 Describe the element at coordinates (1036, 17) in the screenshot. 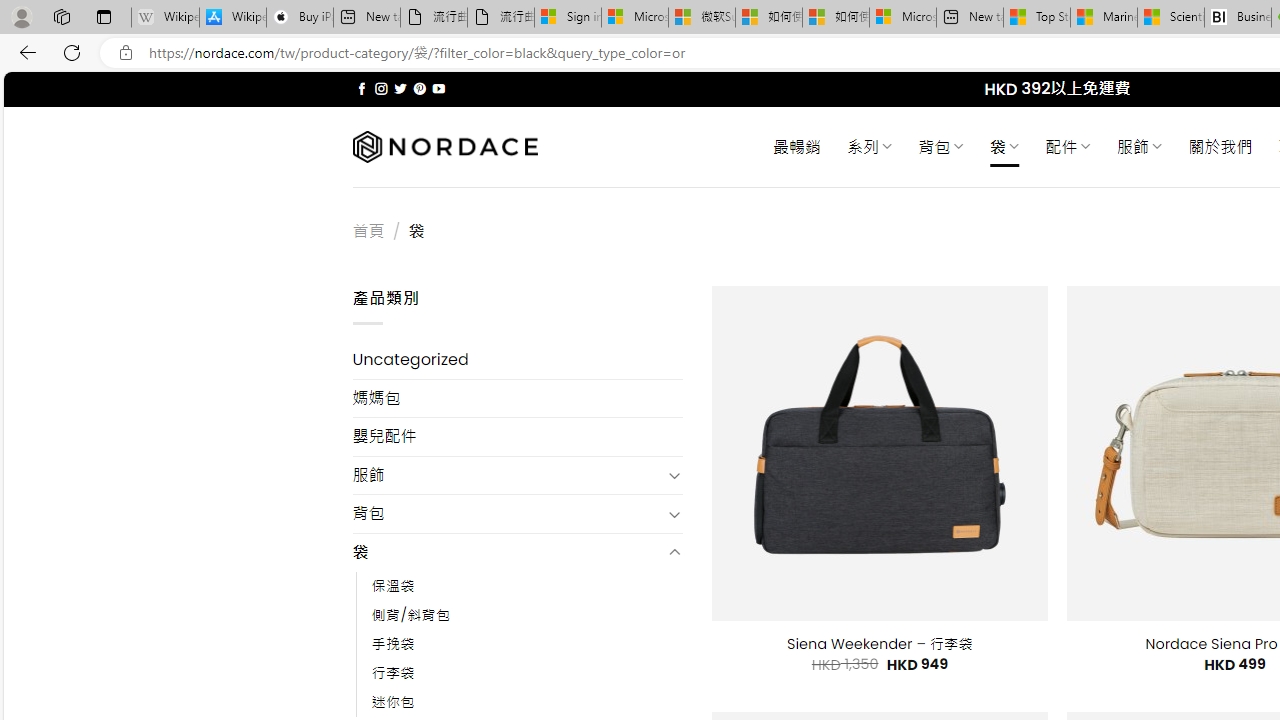

I see `'Top Stories - MSN'` at that location.